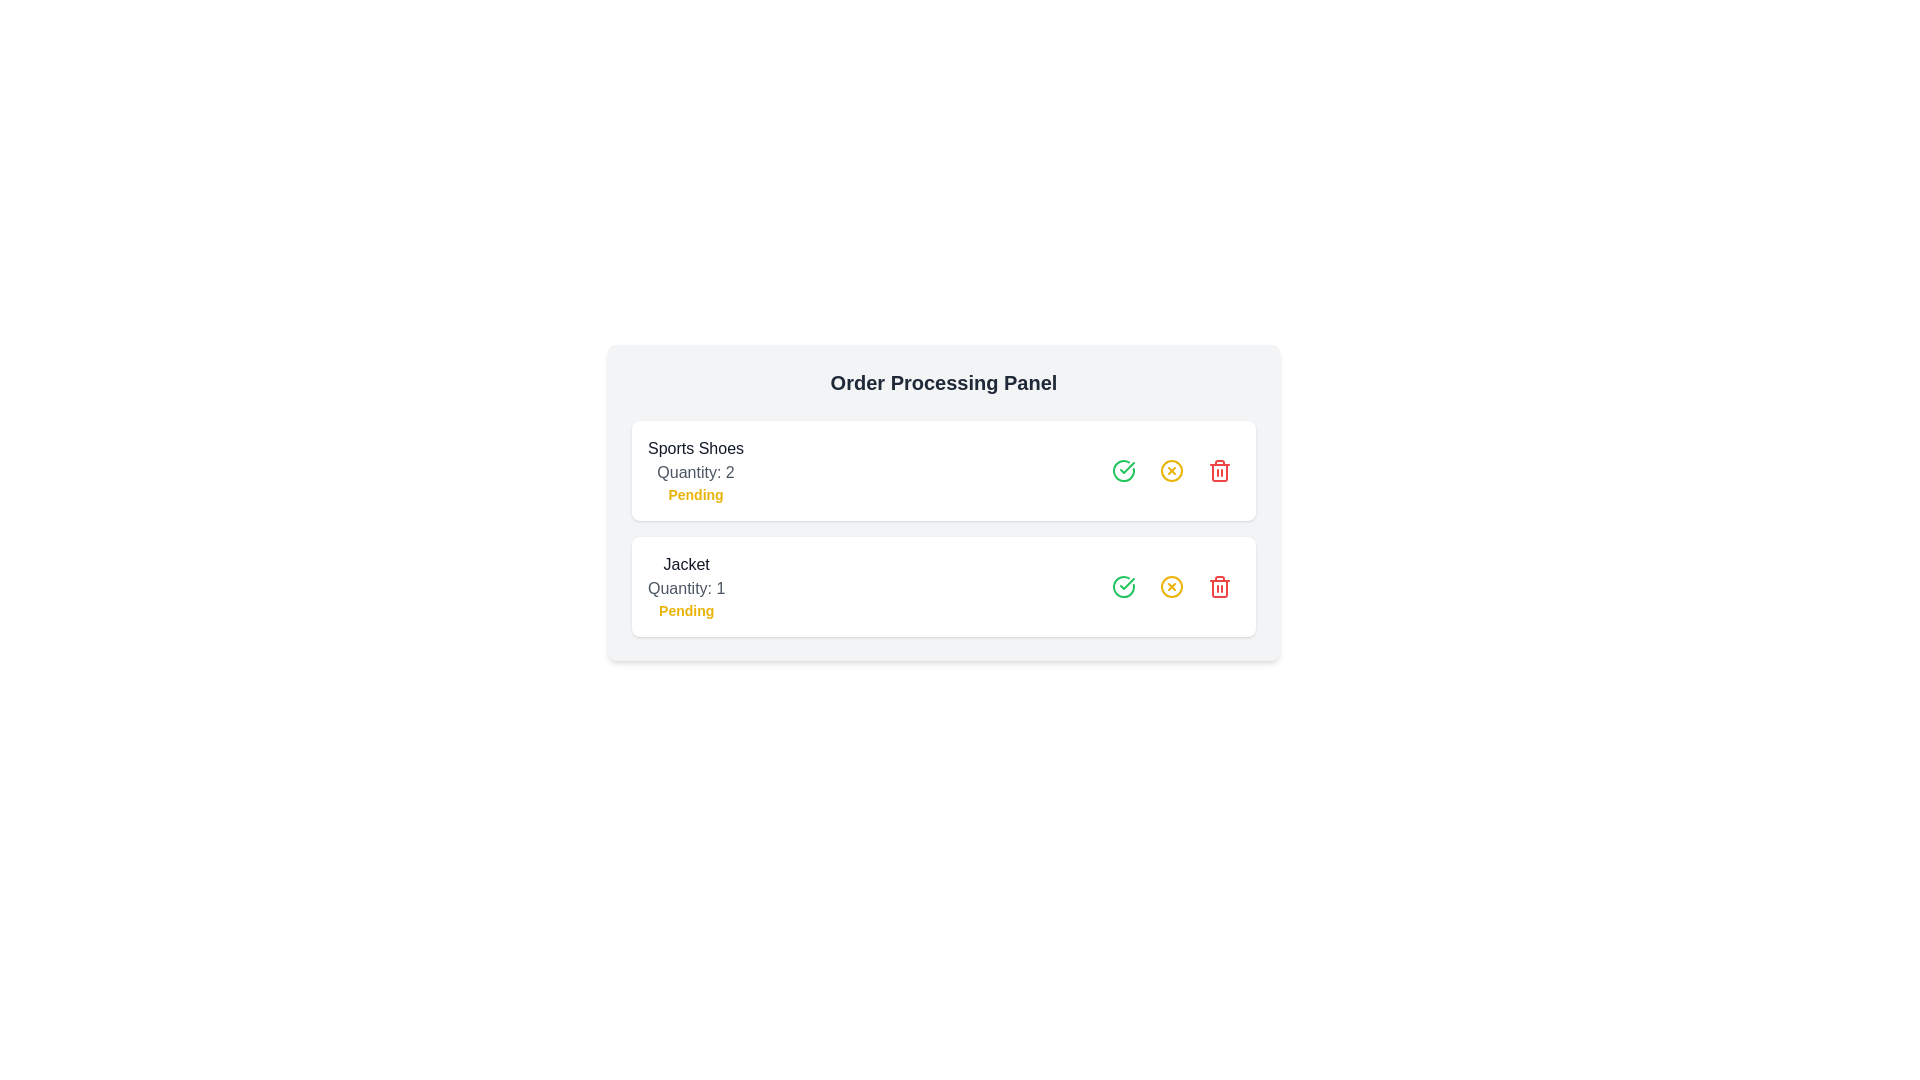  Describe the element at coordinates (1218, 585) in the screenshot. I see `the small trash can icon with a red stroke color located on the right side of the second row` at that location.